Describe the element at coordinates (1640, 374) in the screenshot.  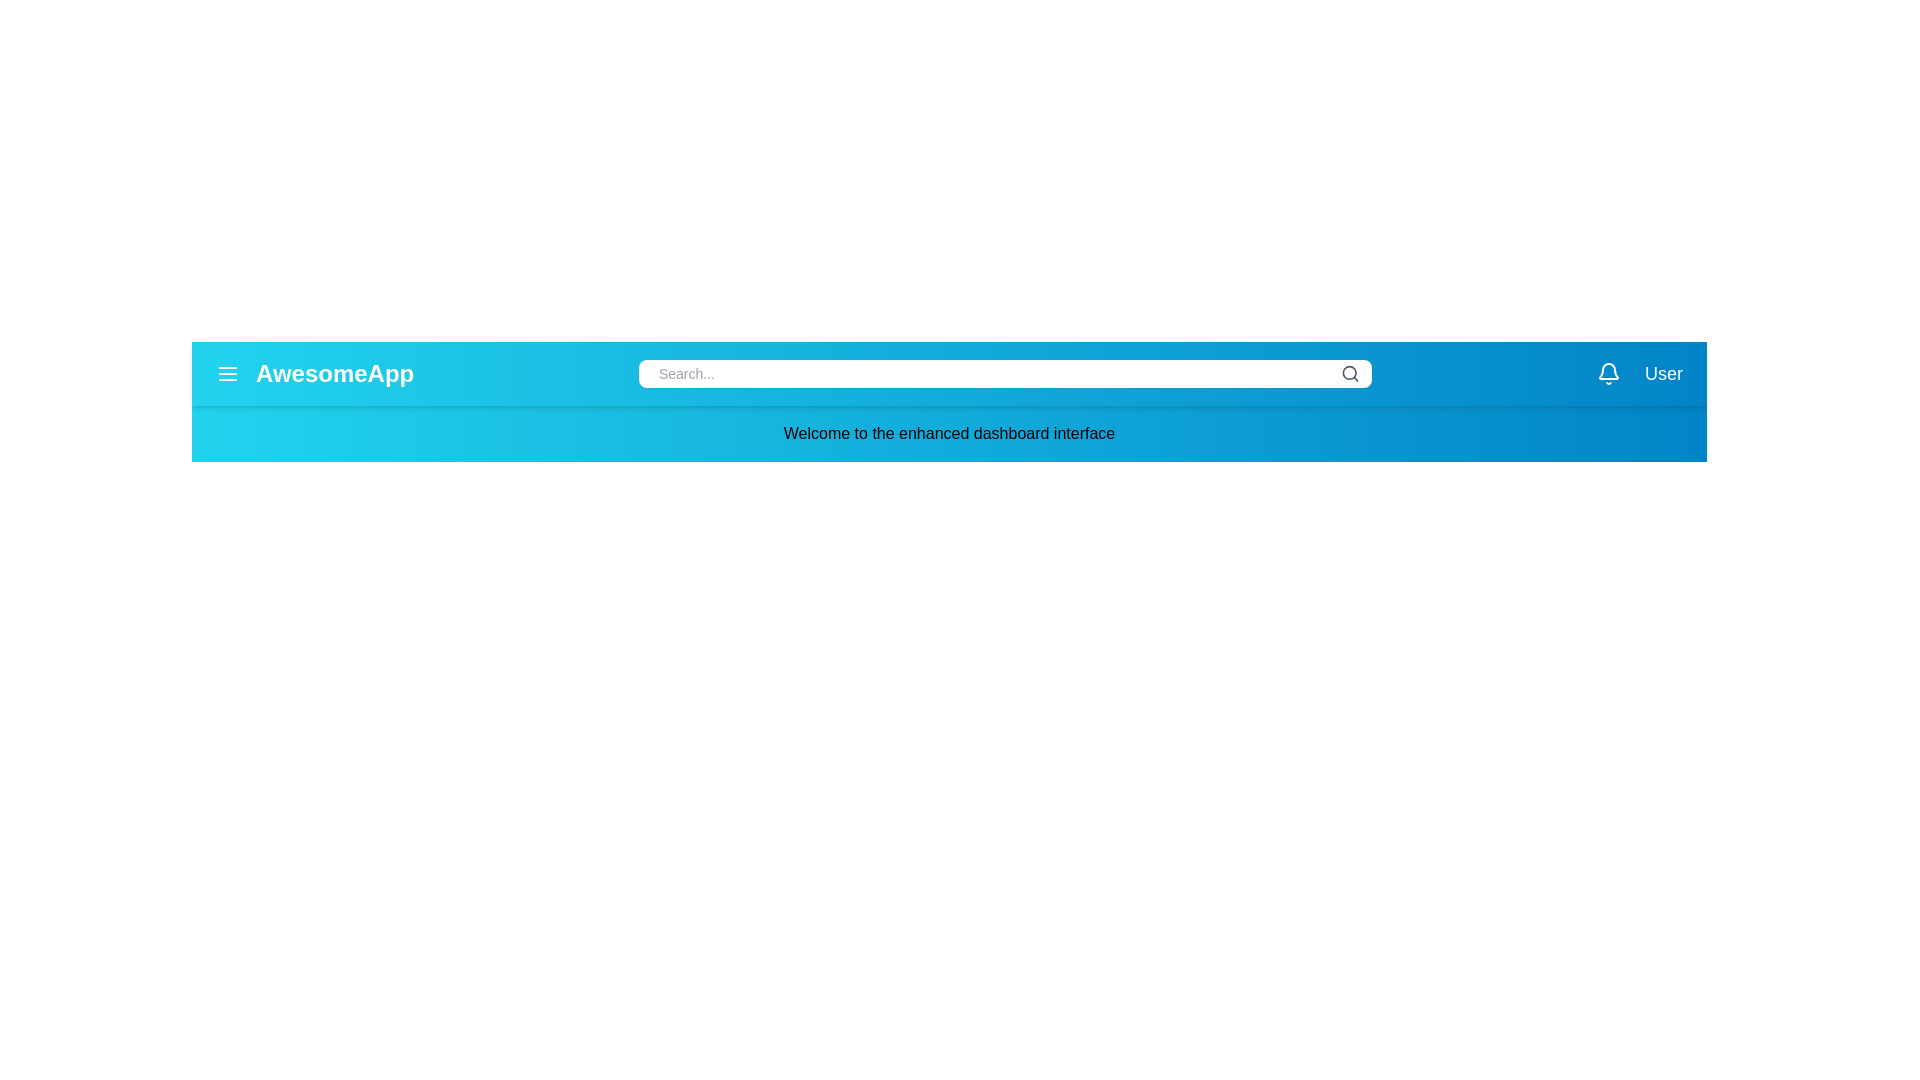
I see `for updates on the 'User' text label located at the top-right corner of the navigation bar, adjacent to the bell icon` at that location.